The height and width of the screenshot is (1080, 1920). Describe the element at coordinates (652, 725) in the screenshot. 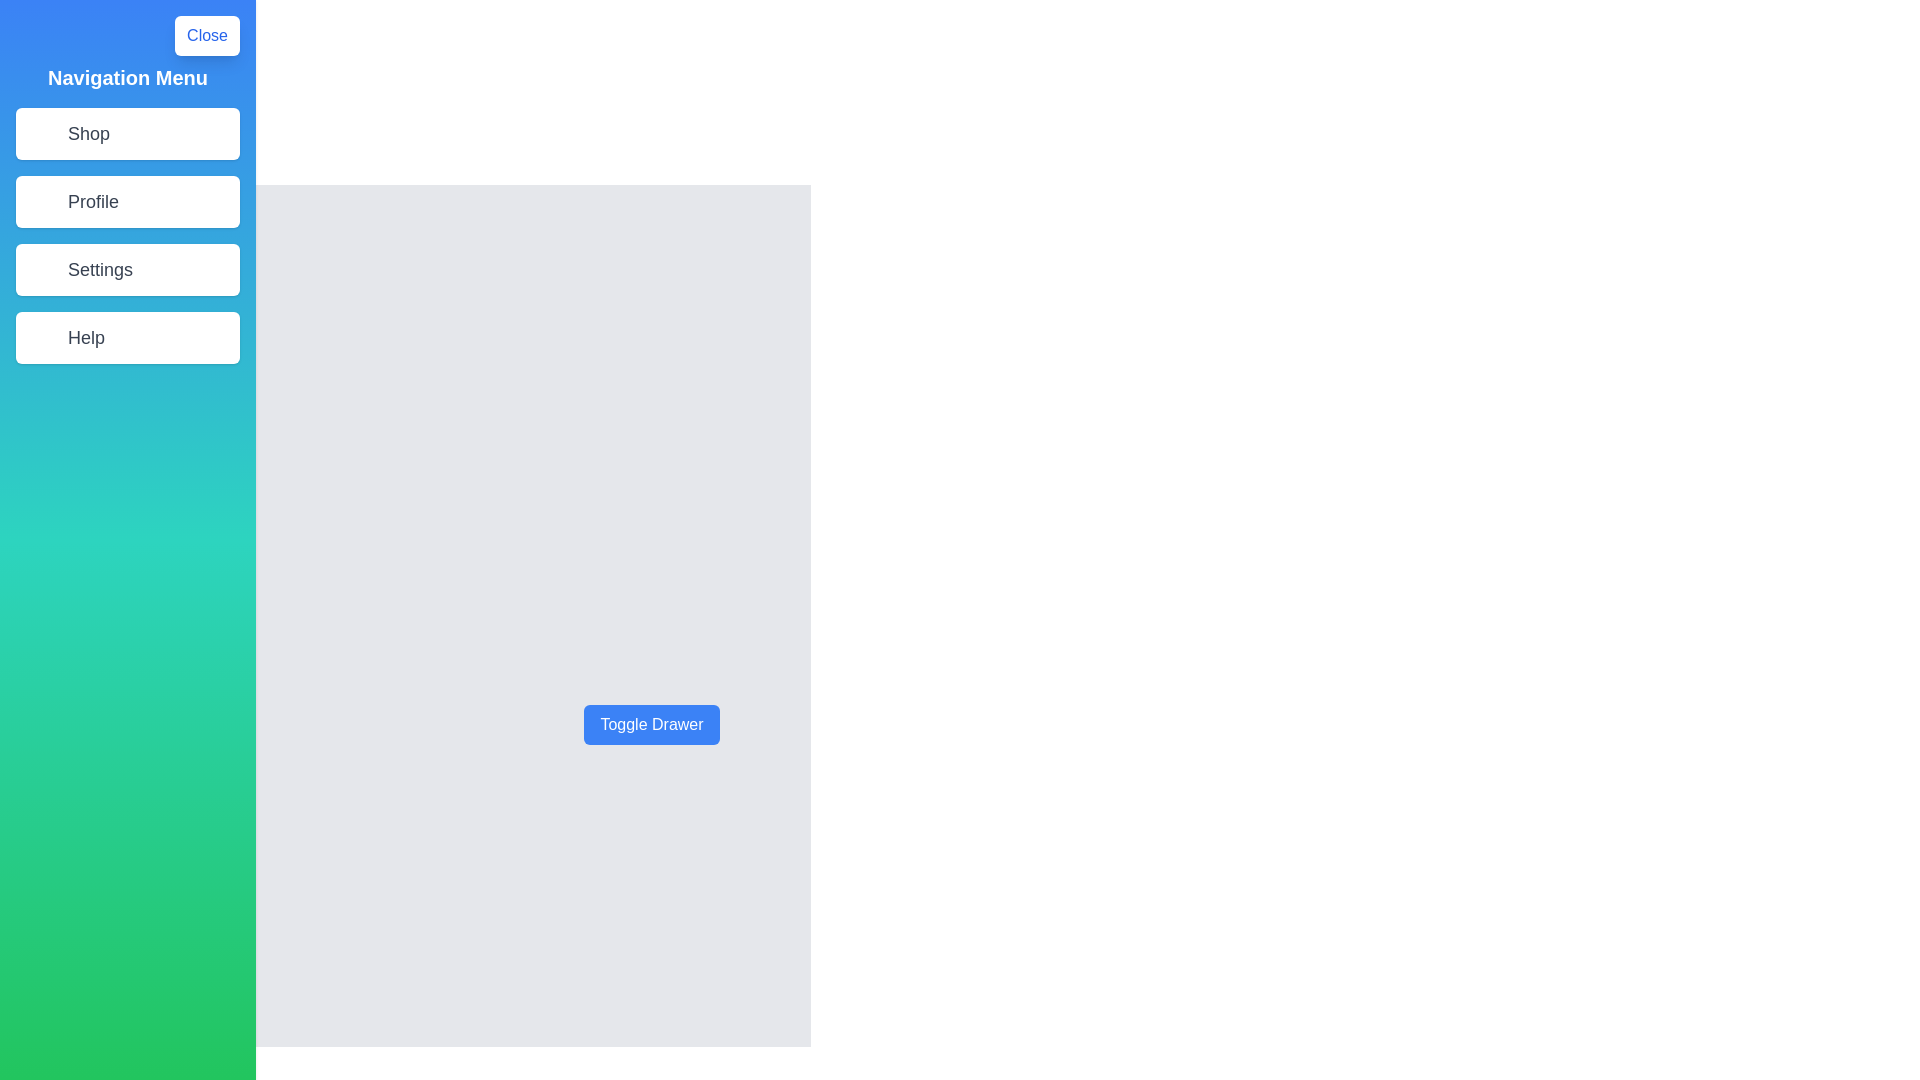

I see `the Toggle Drawer button to toggle the drawer` at that location.